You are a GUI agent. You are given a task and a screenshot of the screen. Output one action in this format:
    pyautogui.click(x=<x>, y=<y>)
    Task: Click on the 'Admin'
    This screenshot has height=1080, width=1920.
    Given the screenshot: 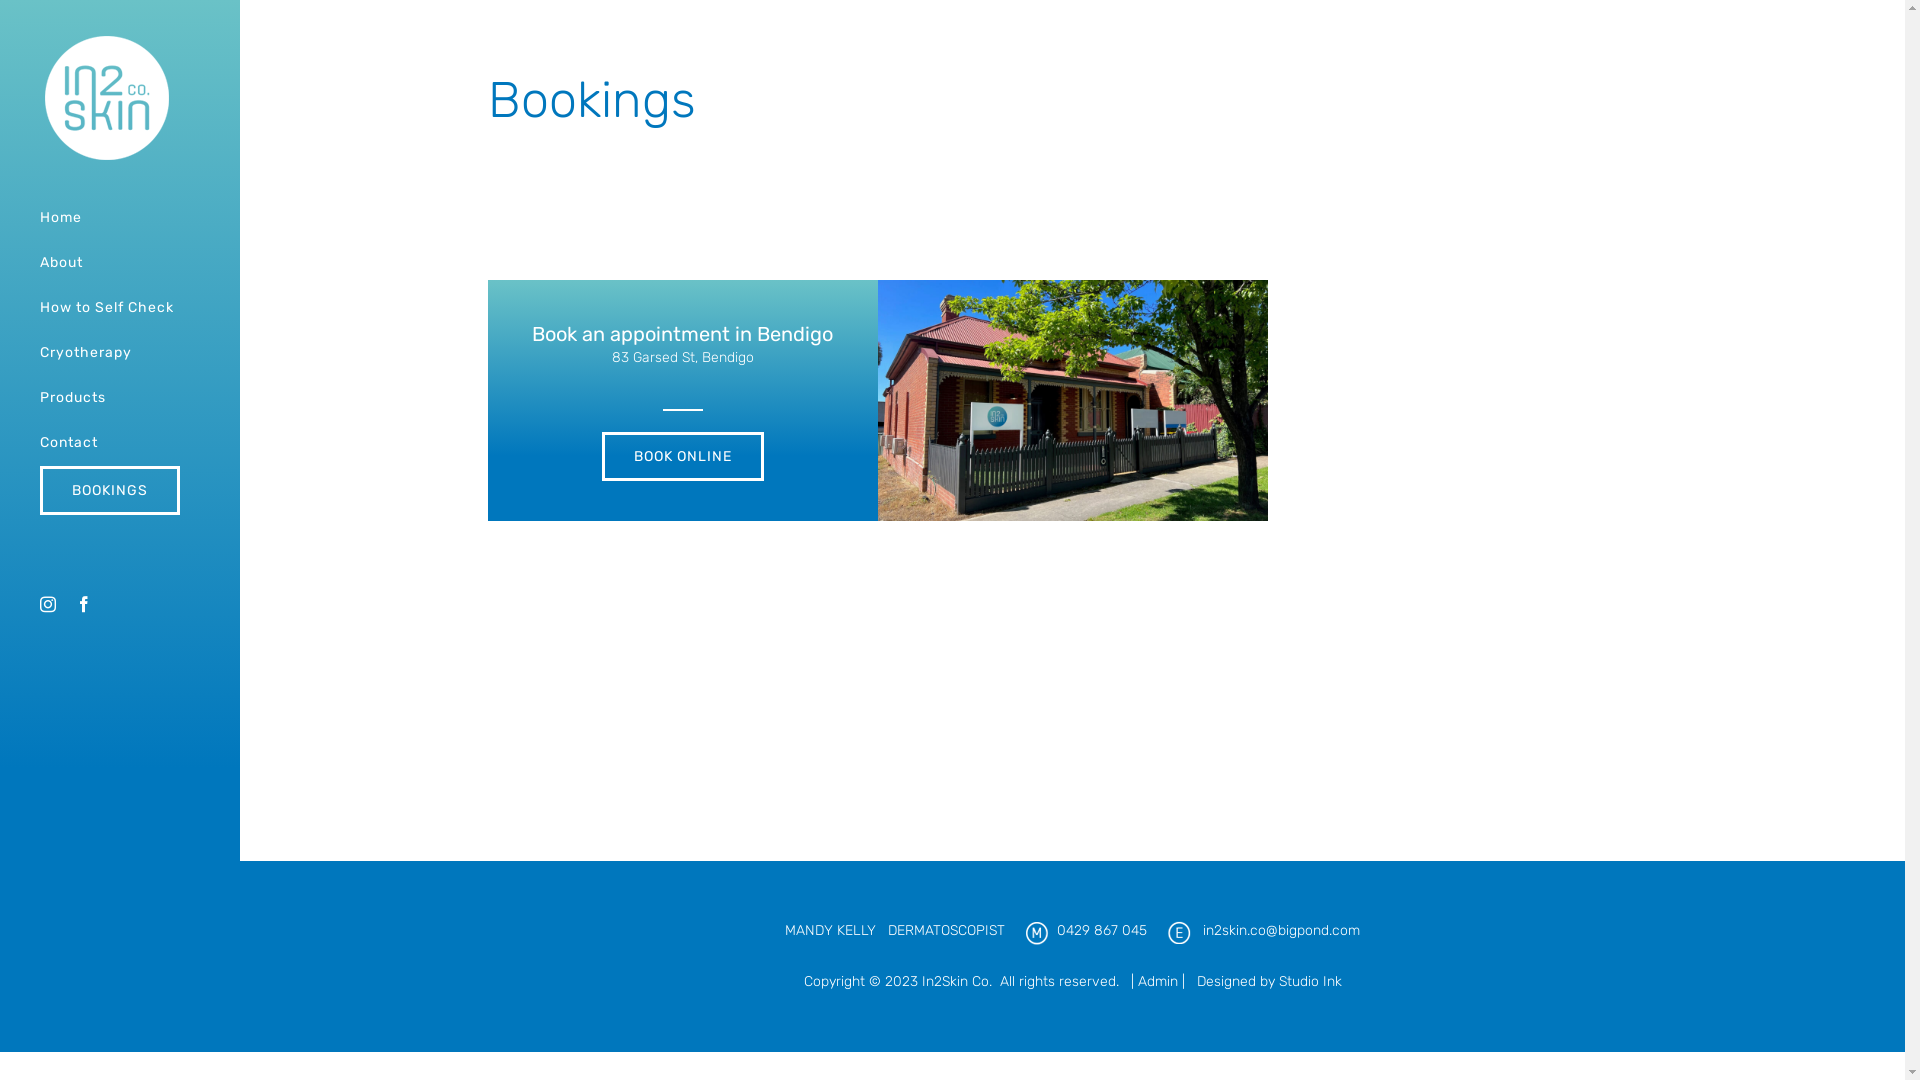 What is the action you would take?
    pyautogui.click(x=1157, y=980)
    